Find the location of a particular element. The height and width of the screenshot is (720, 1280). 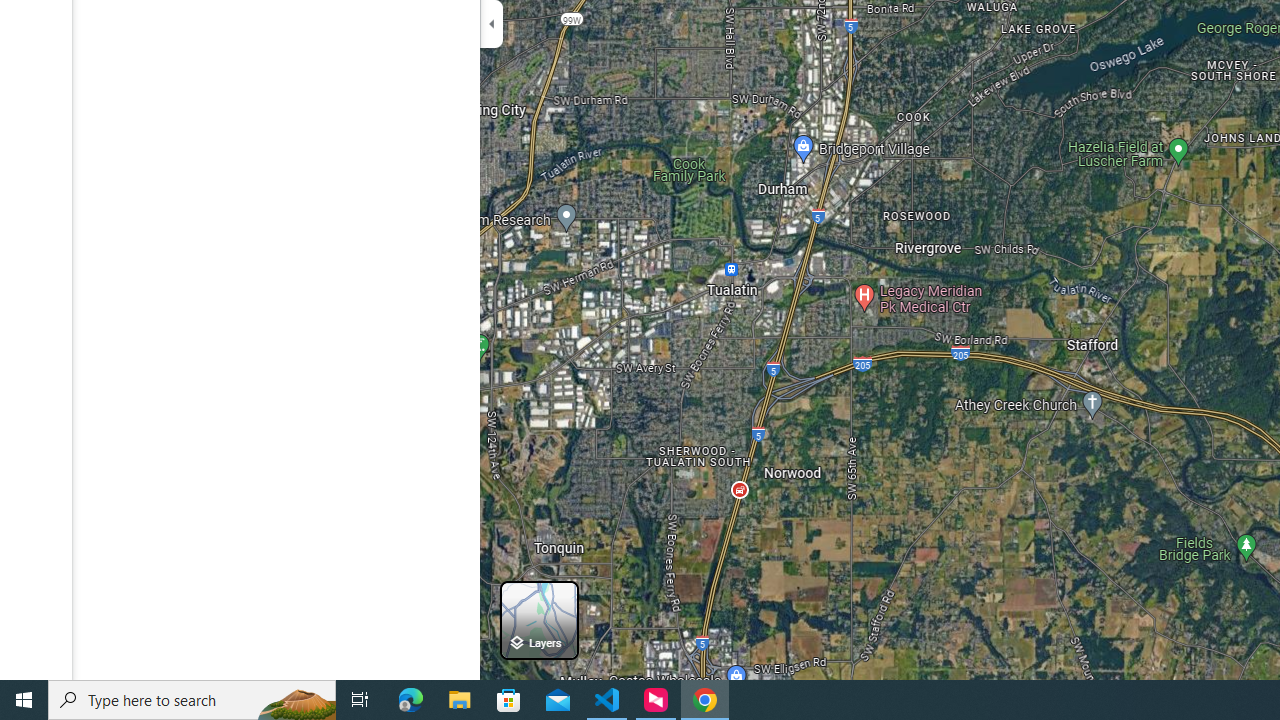

'Layers' is located at coordinates (539, 619).